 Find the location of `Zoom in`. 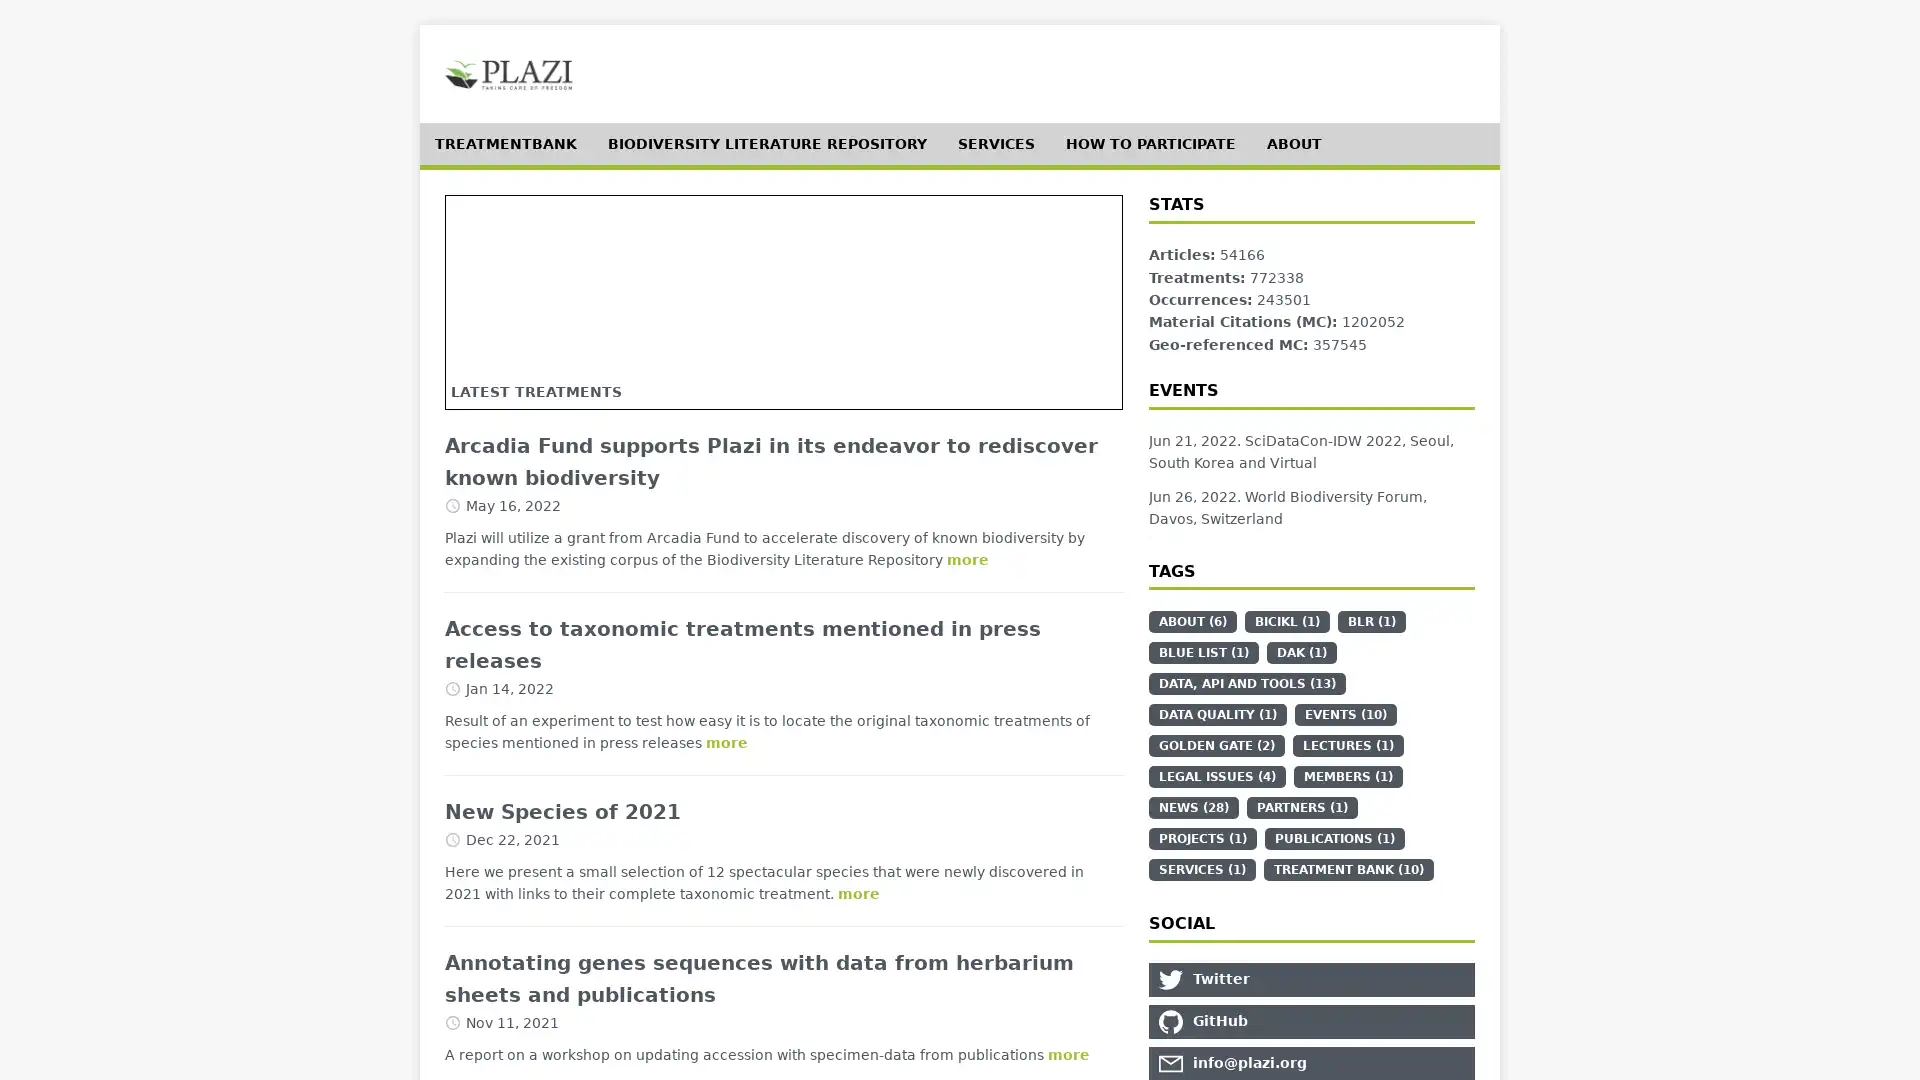

Zoom in is located at coordinates (477, 226).